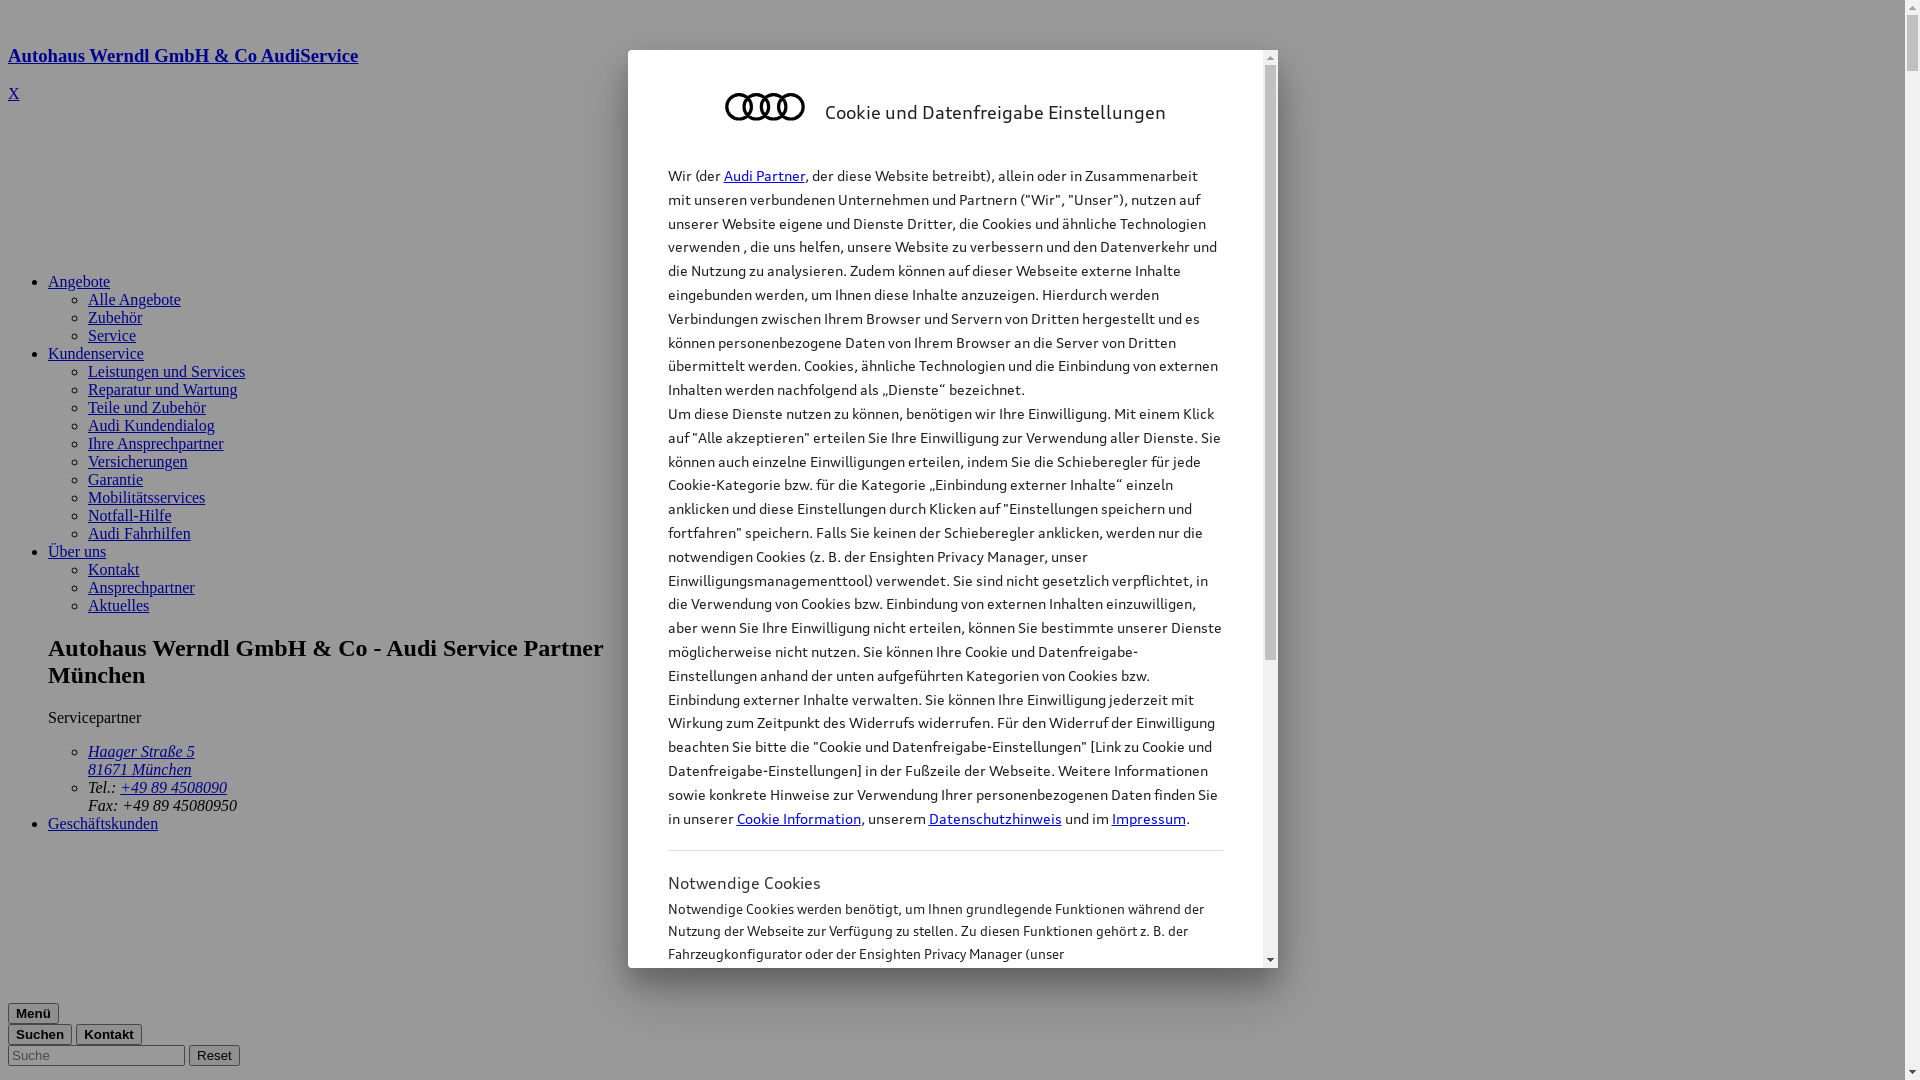 This screenshot has width=1920, height=1080. Describe the element at coordinates (734, 818) in the screenshot. I see `'Cookie Information'` at that location.